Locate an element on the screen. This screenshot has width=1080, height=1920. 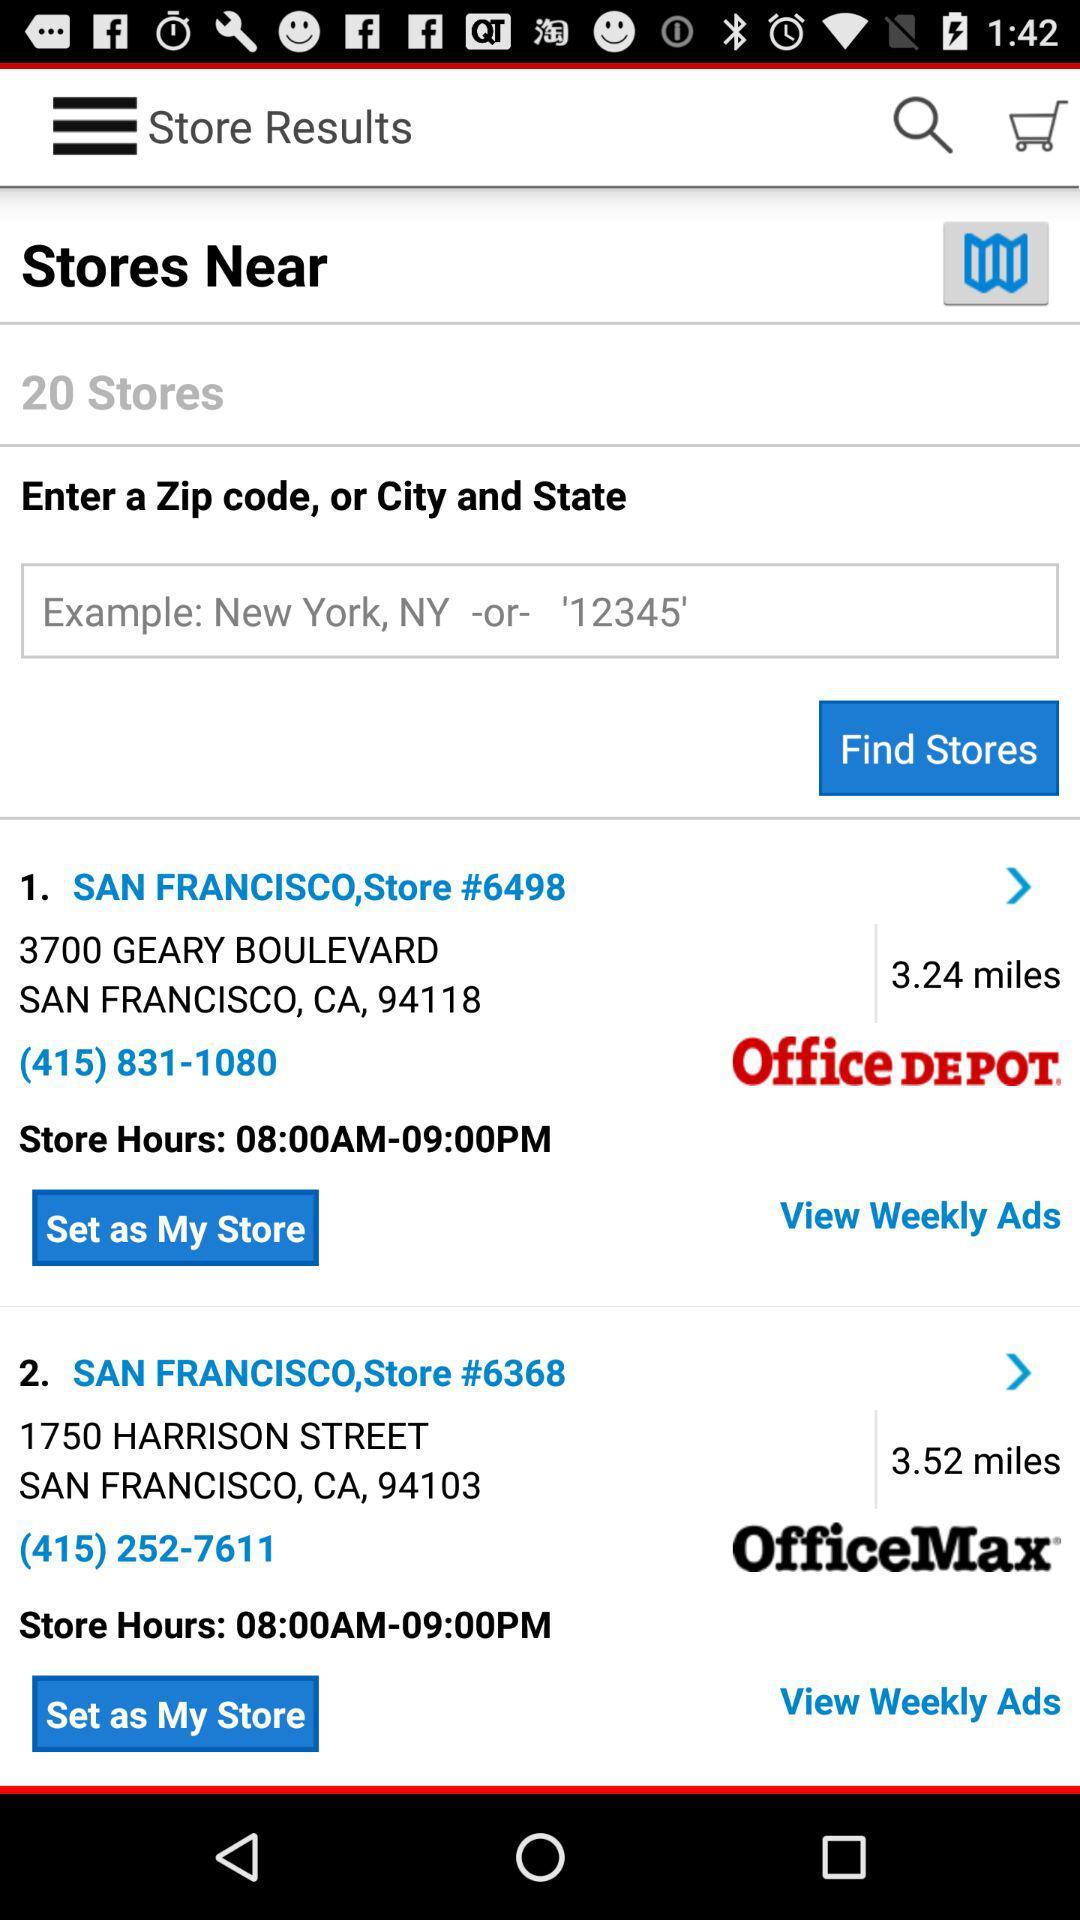
icon below san francisco ca item is located at coordinates (147, 1546).